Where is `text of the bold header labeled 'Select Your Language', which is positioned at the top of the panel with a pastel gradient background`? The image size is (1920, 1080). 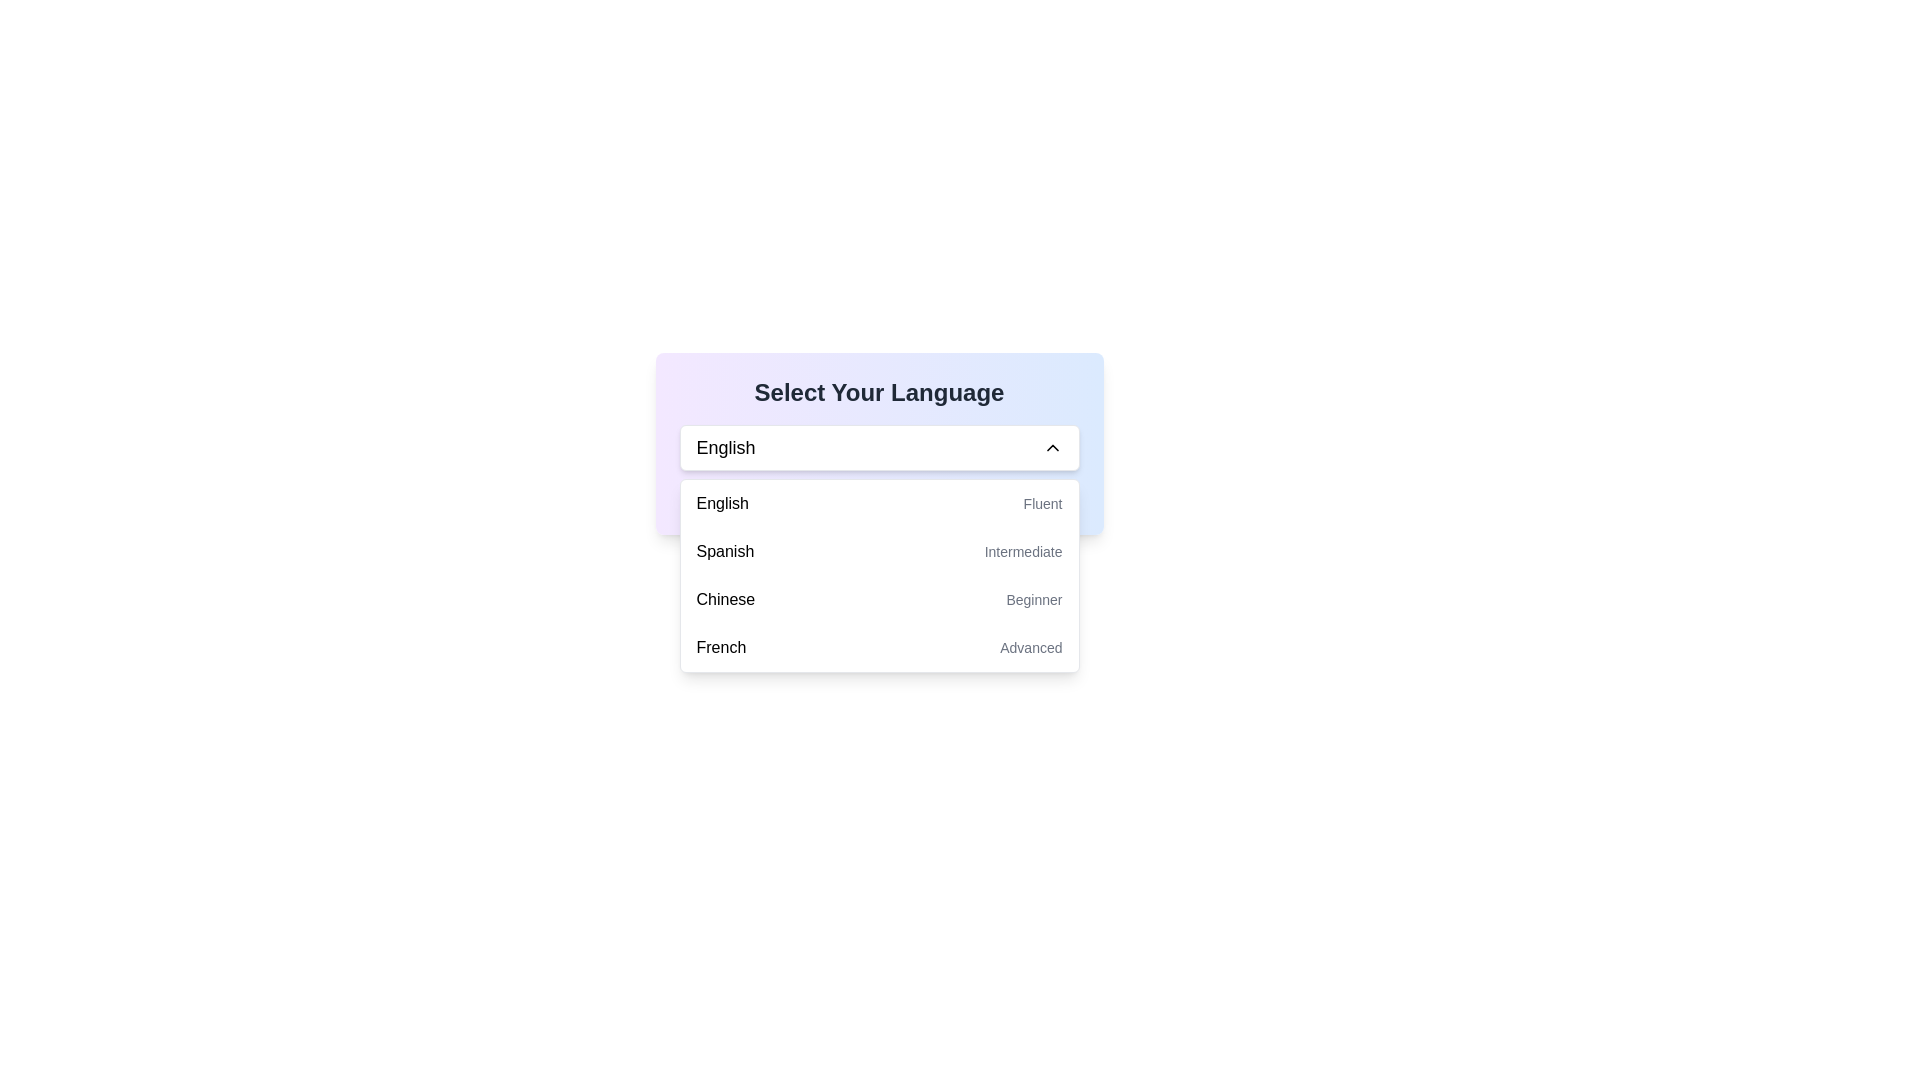 text of the bold header labeled 'Select Your Language', which is positioned at the top of the panel with a pastel gradient background is located at coordinates (879, 393).